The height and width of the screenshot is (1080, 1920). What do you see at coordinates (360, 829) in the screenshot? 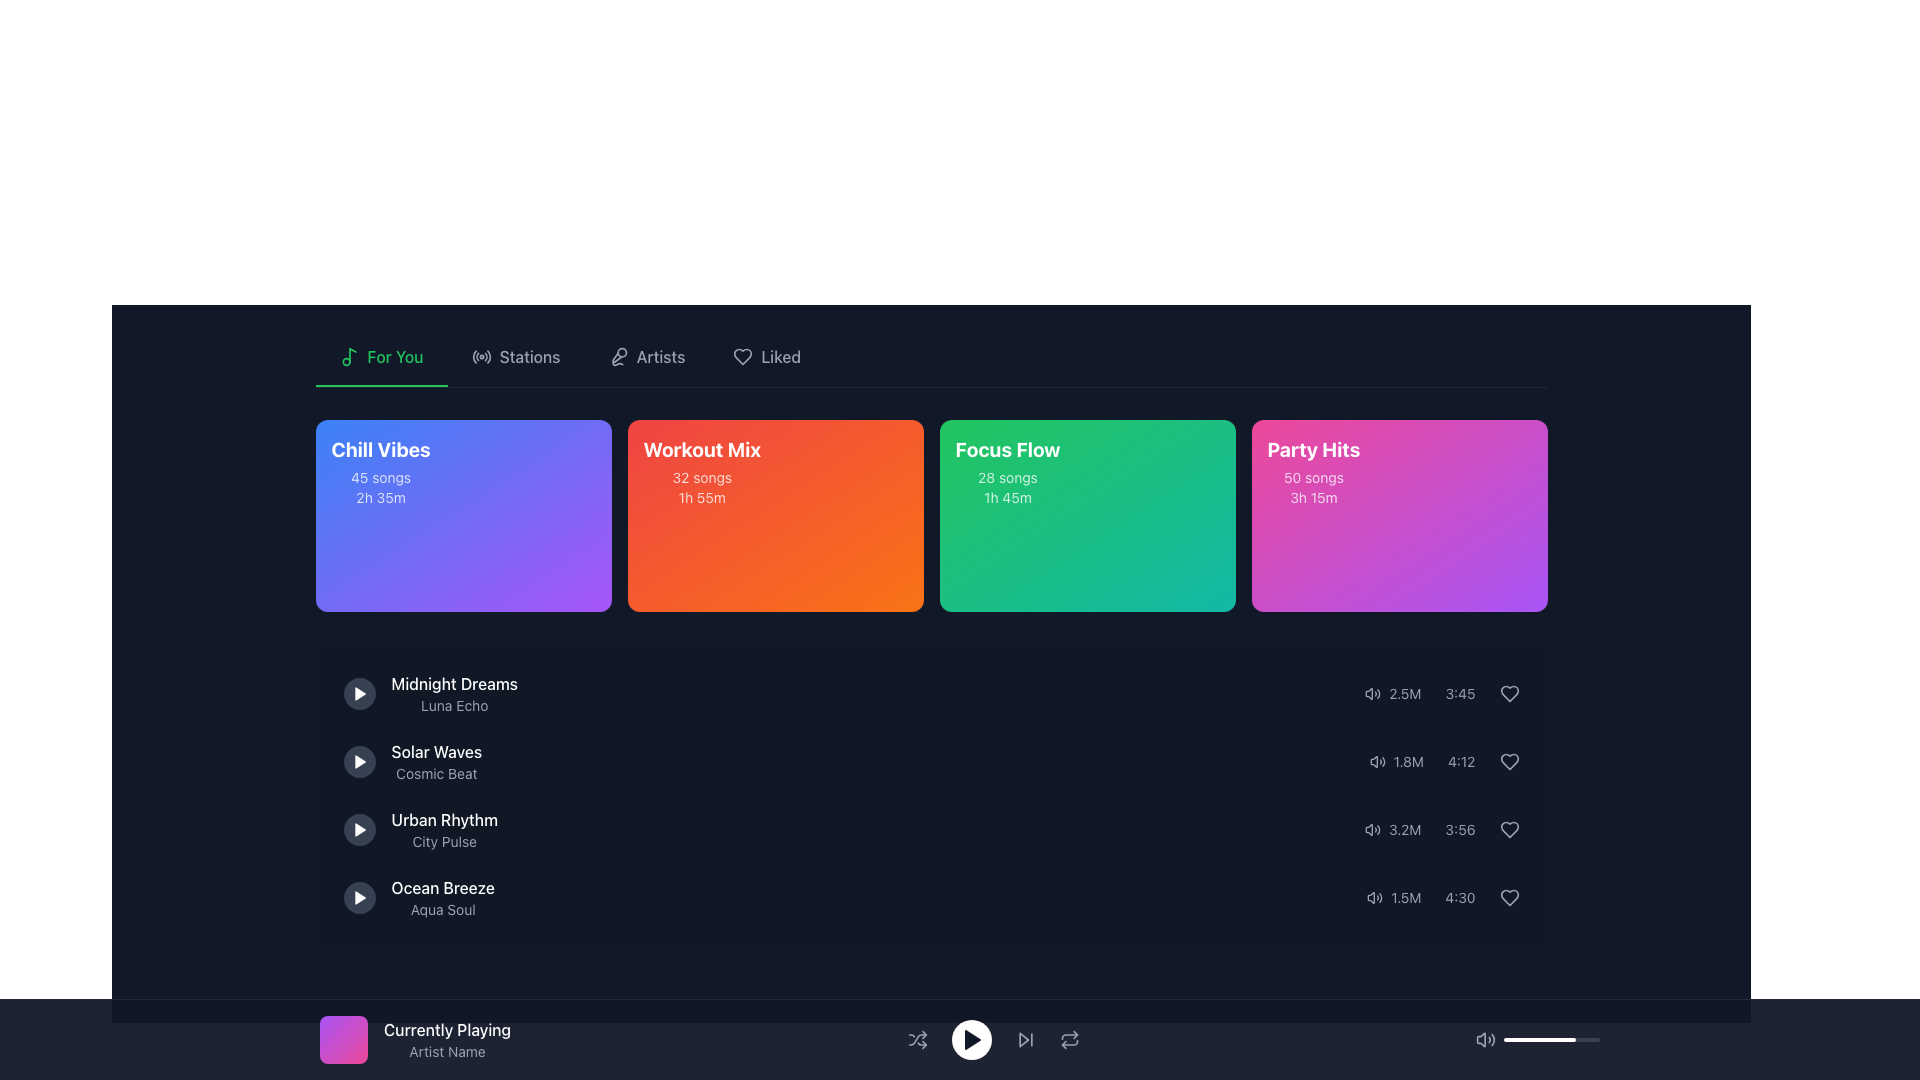
I see `the media play button located next to the song titled 'Urban Rhythm' to initiate playback` at bounding box center [360, 829].